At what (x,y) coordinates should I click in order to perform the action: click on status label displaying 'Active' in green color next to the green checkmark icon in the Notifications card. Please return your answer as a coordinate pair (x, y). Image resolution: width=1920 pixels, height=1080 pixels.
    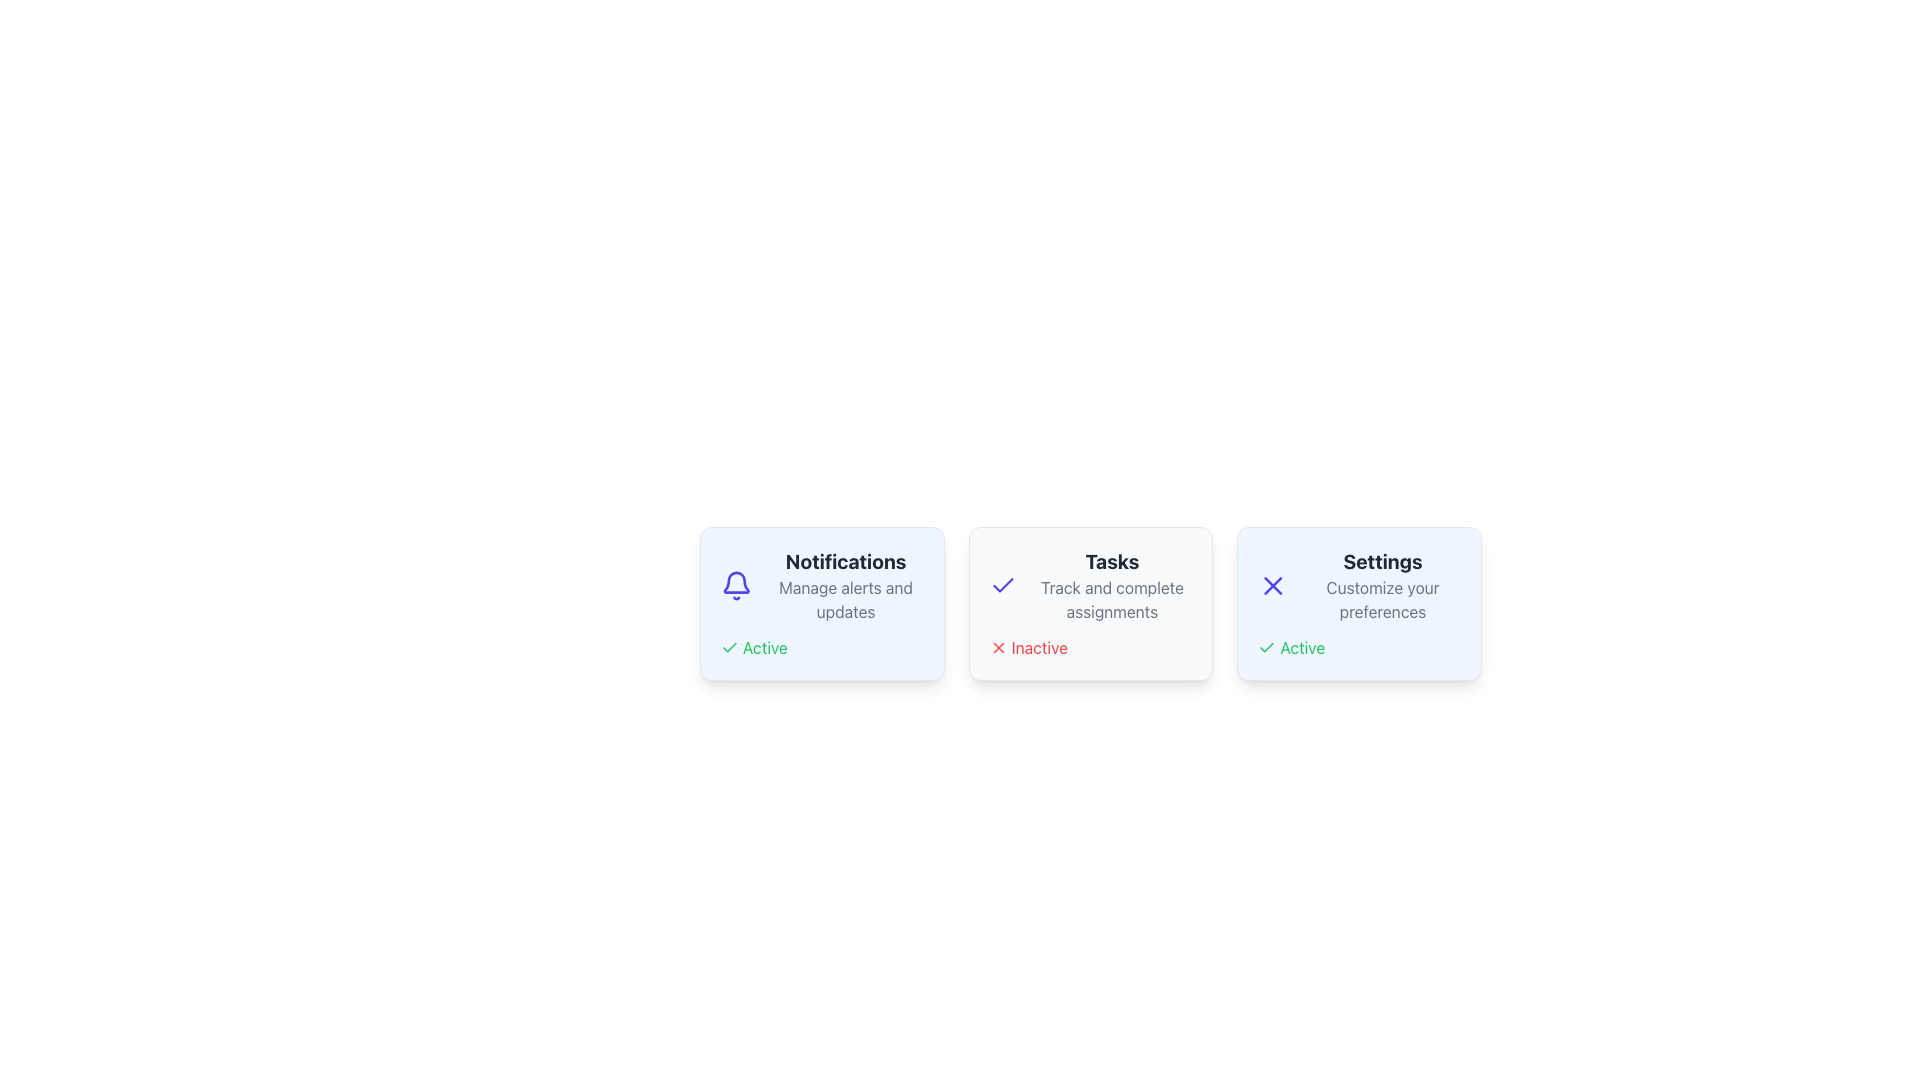
    Looking at the image, I should click on (764, 648).